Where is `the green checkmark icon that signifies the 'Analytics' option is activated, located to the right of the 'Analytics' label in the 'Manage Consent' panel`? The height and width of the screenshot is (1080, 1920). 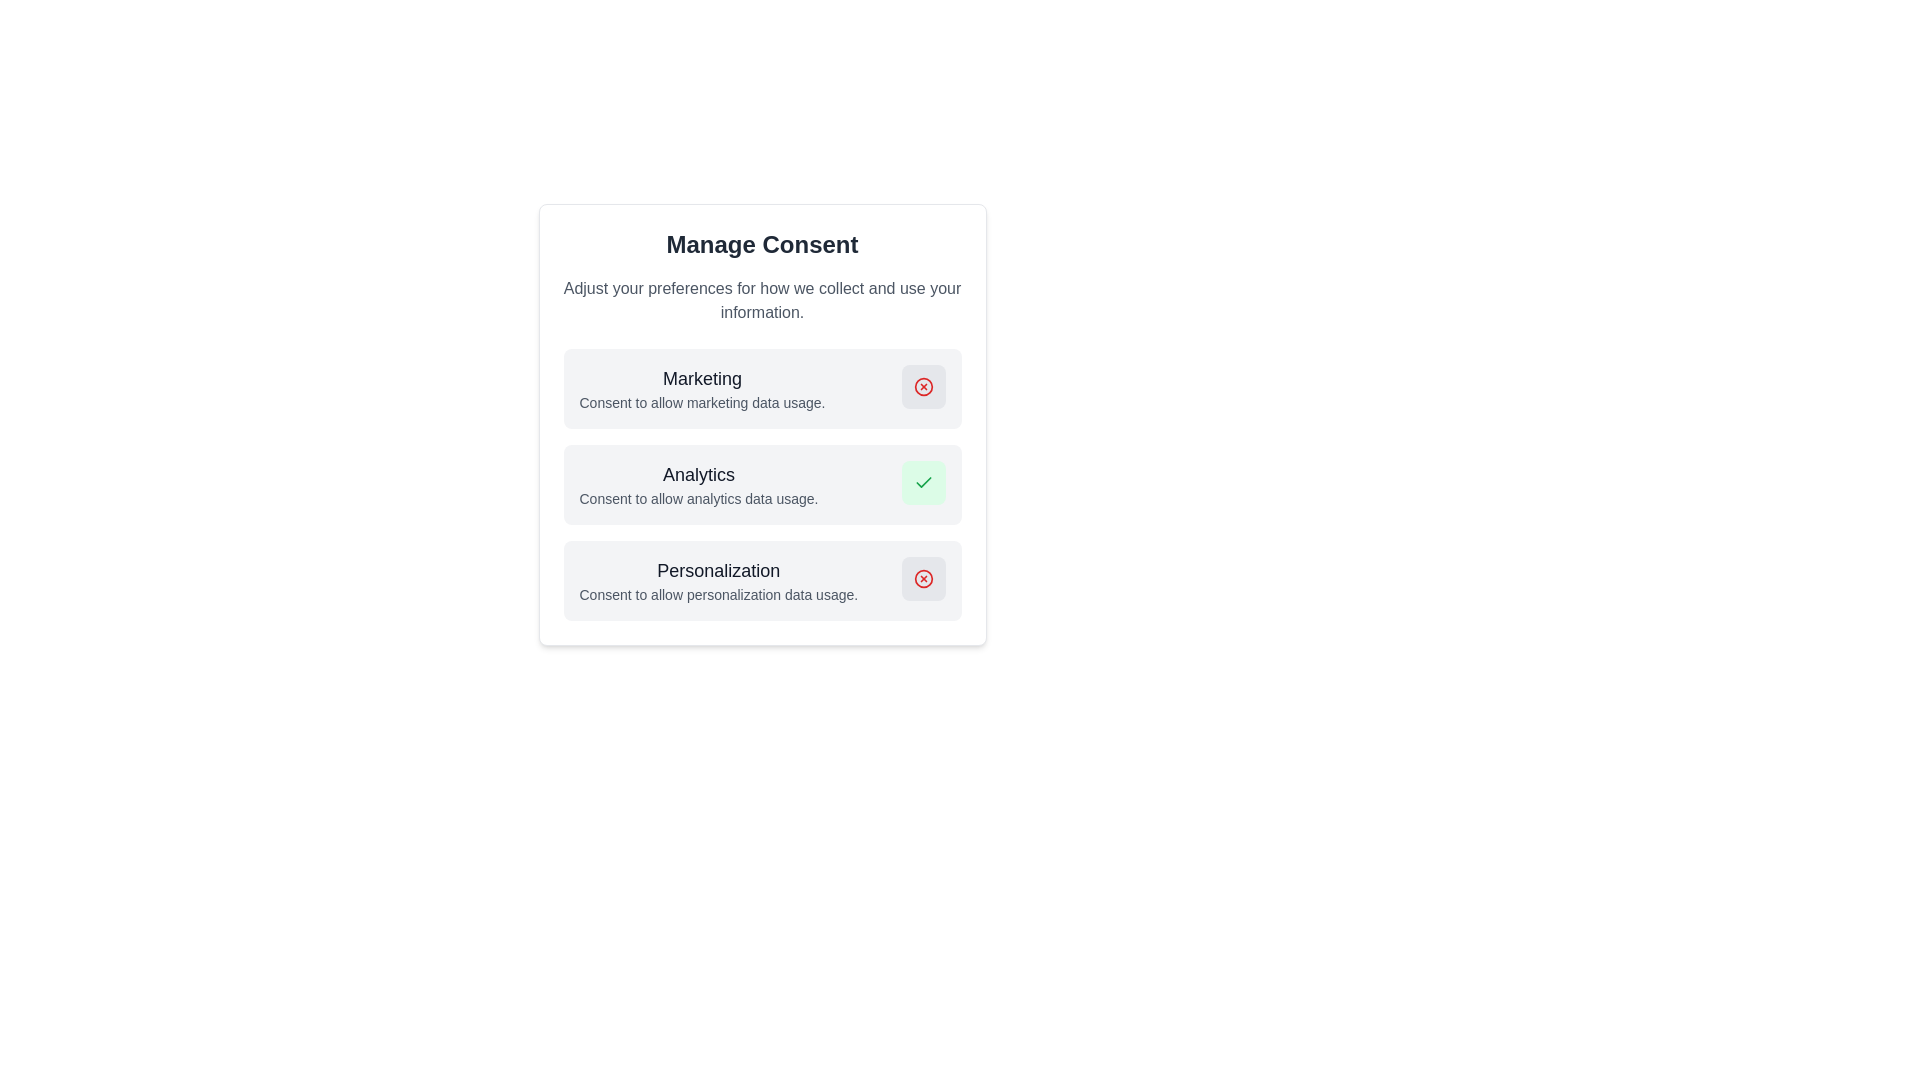 the green checkmark icon that signifies the 'Analytics' option is activated, located to the right of the 'Analytics' label in the 'Manage Consent' panel is located at coordinates (922, 482).